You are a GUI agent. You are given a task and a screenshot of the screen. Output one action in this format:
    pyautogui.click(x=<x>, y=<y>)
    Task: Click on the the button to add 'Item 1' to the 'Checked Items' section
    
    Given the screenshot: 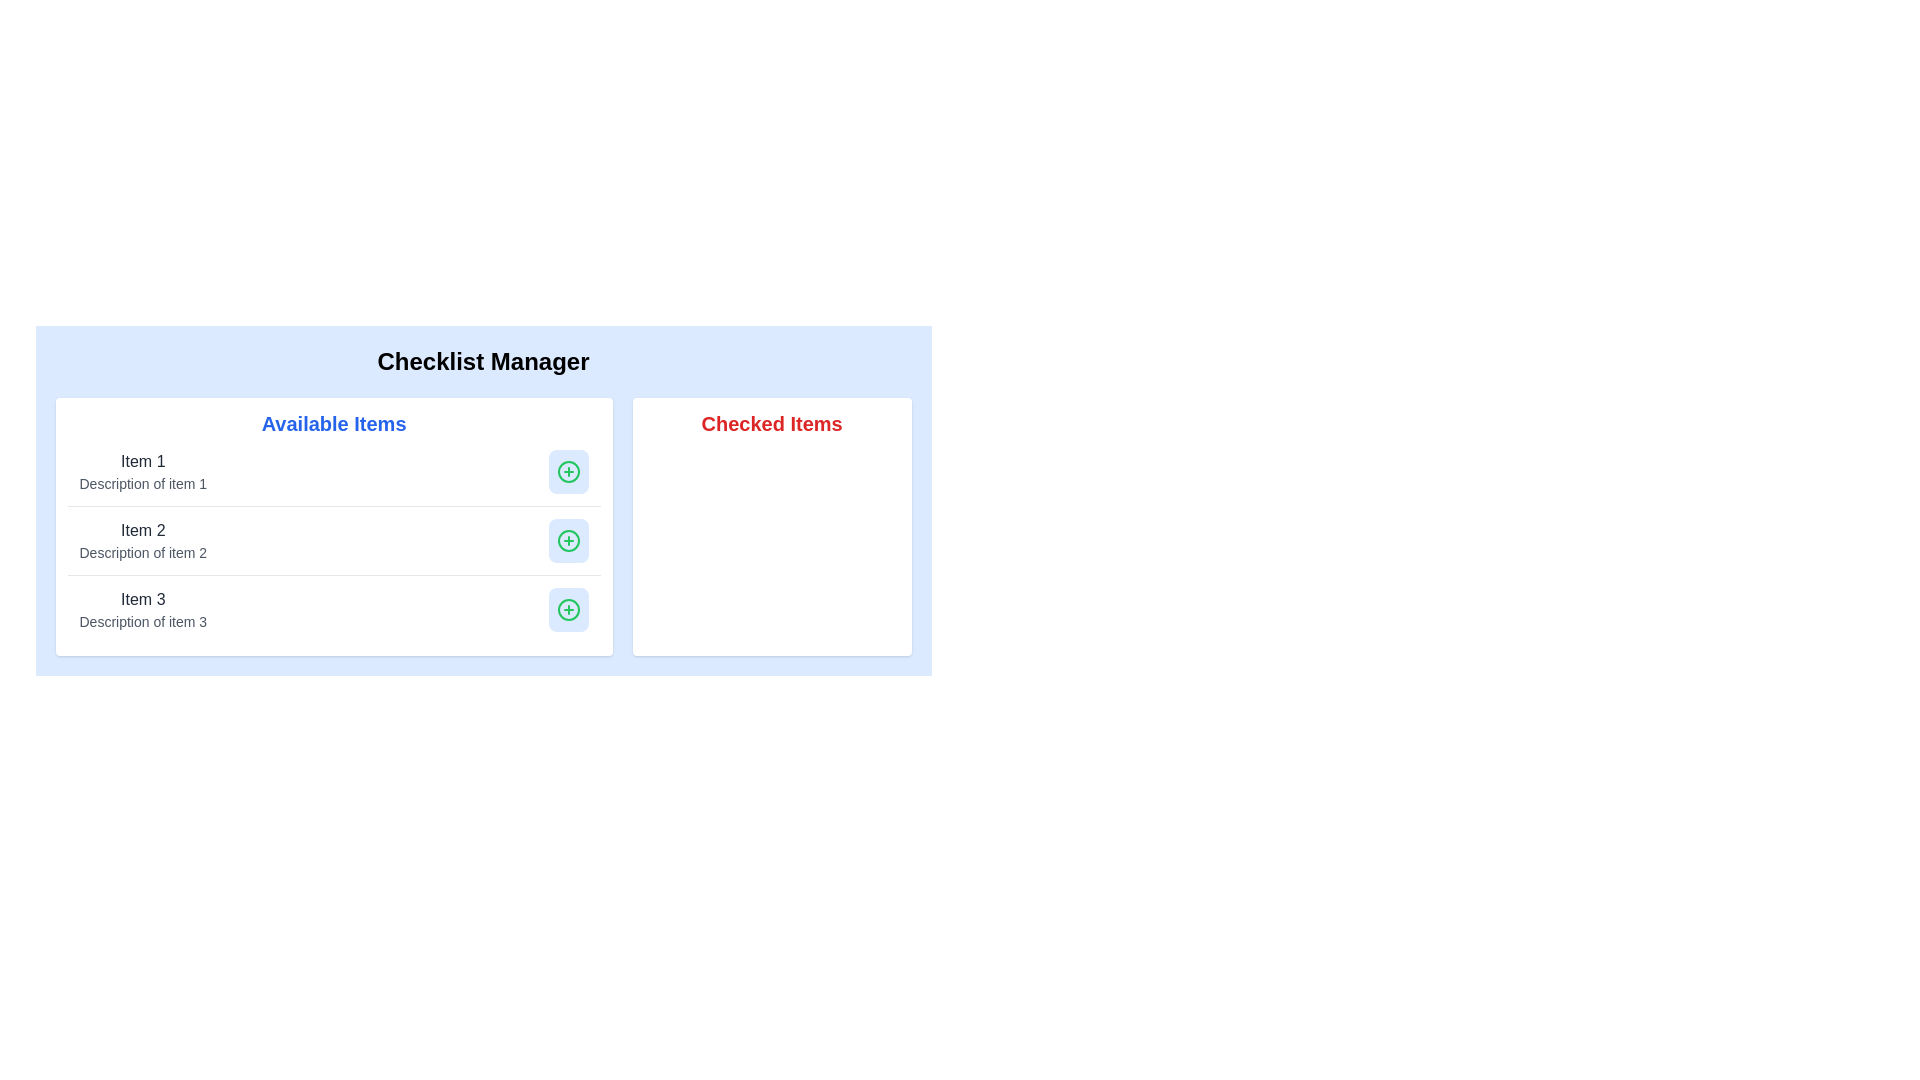 What is the action you would take?
    pyautogui.click(x=567, y=471)
    